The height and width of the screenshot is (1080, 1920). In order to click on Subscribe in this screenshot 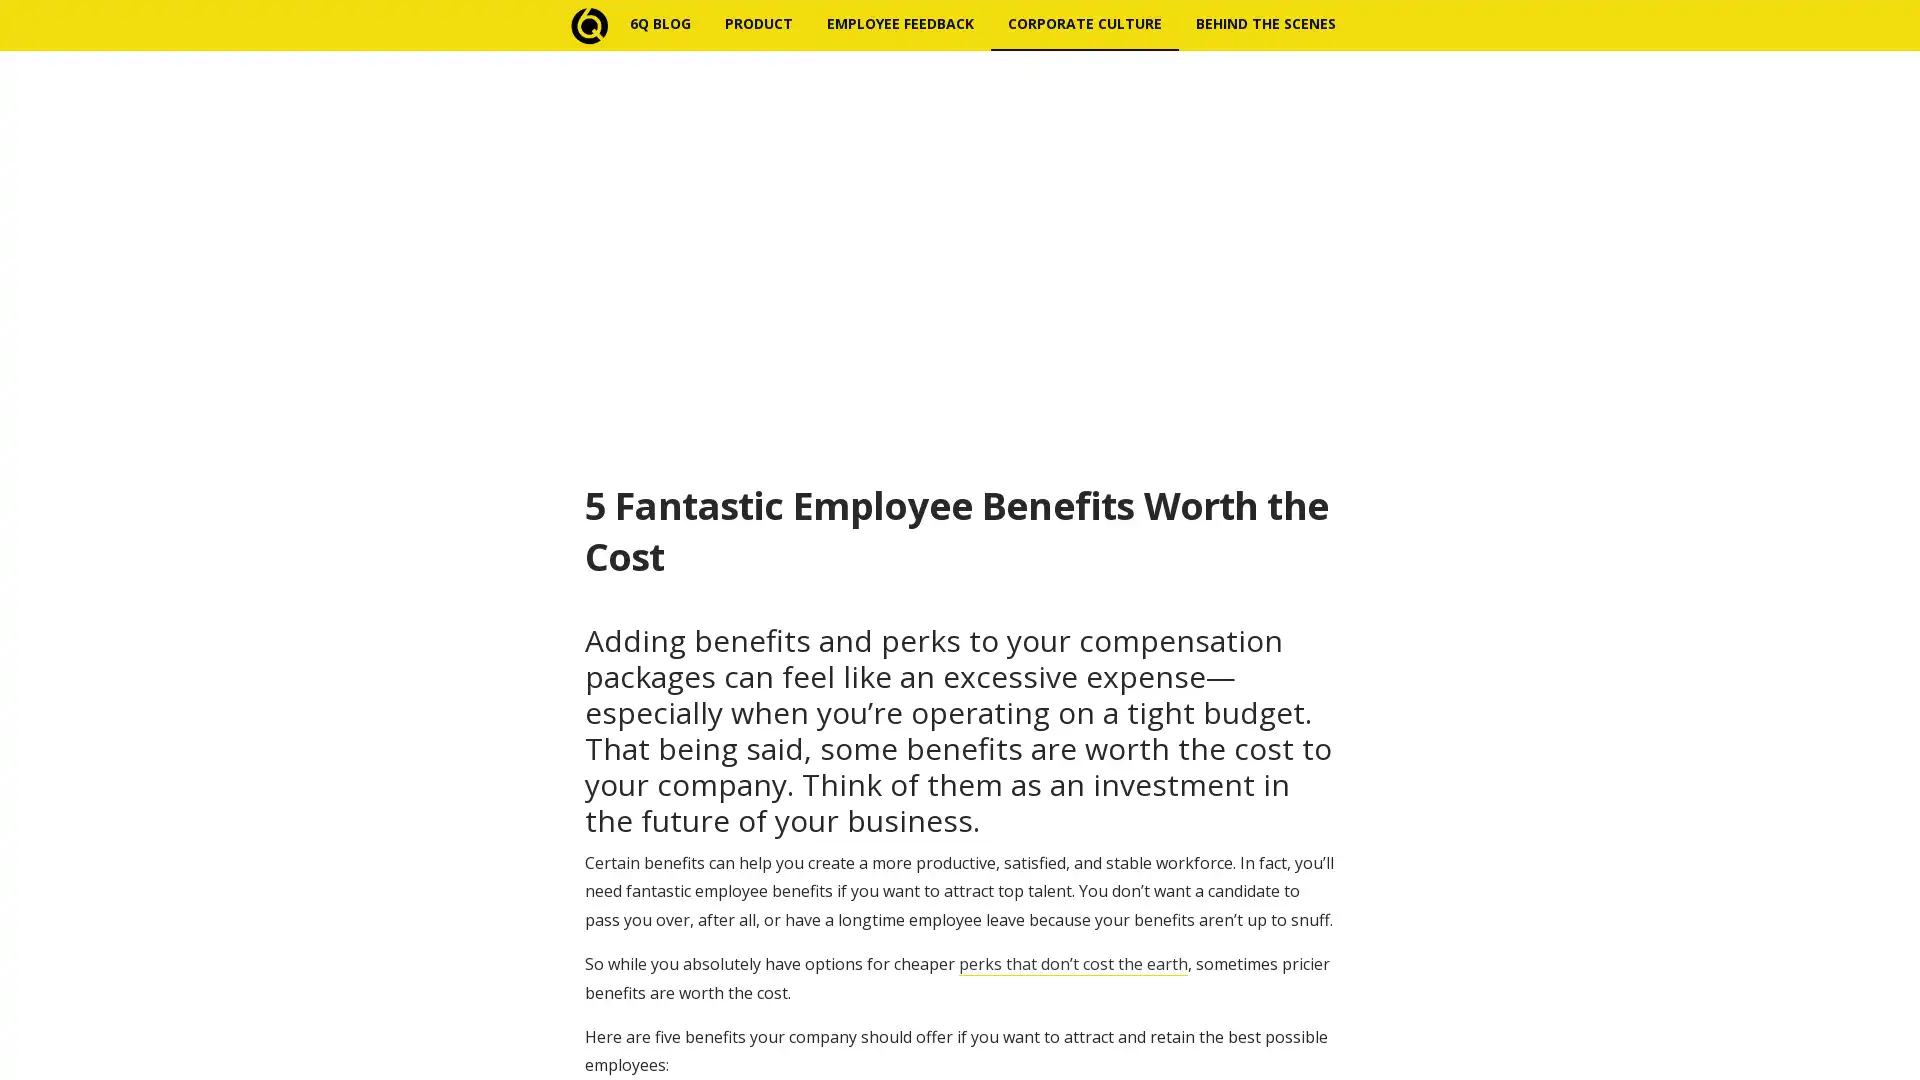, I will do `click(1180, 1051)`.